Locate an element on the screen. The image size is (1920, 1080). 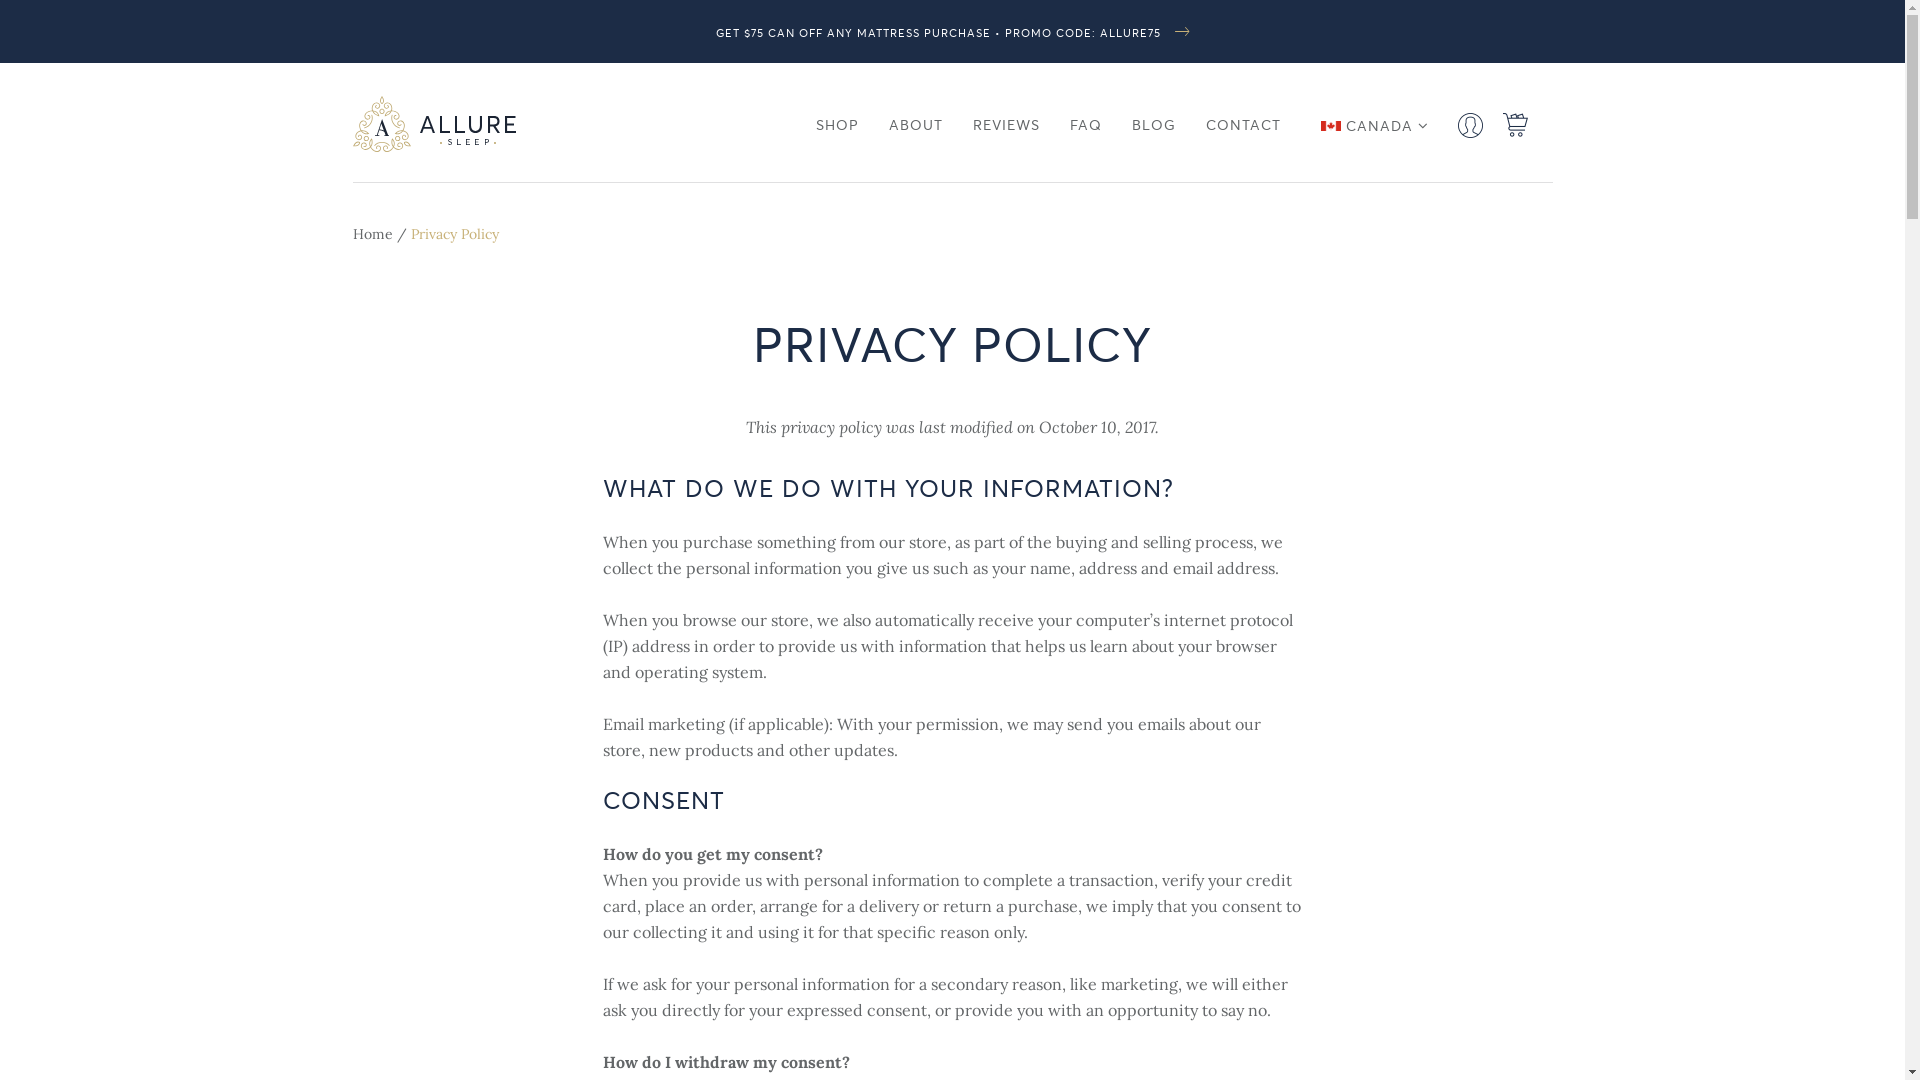
'CONTACT' is located at coordinates (1242, 124).